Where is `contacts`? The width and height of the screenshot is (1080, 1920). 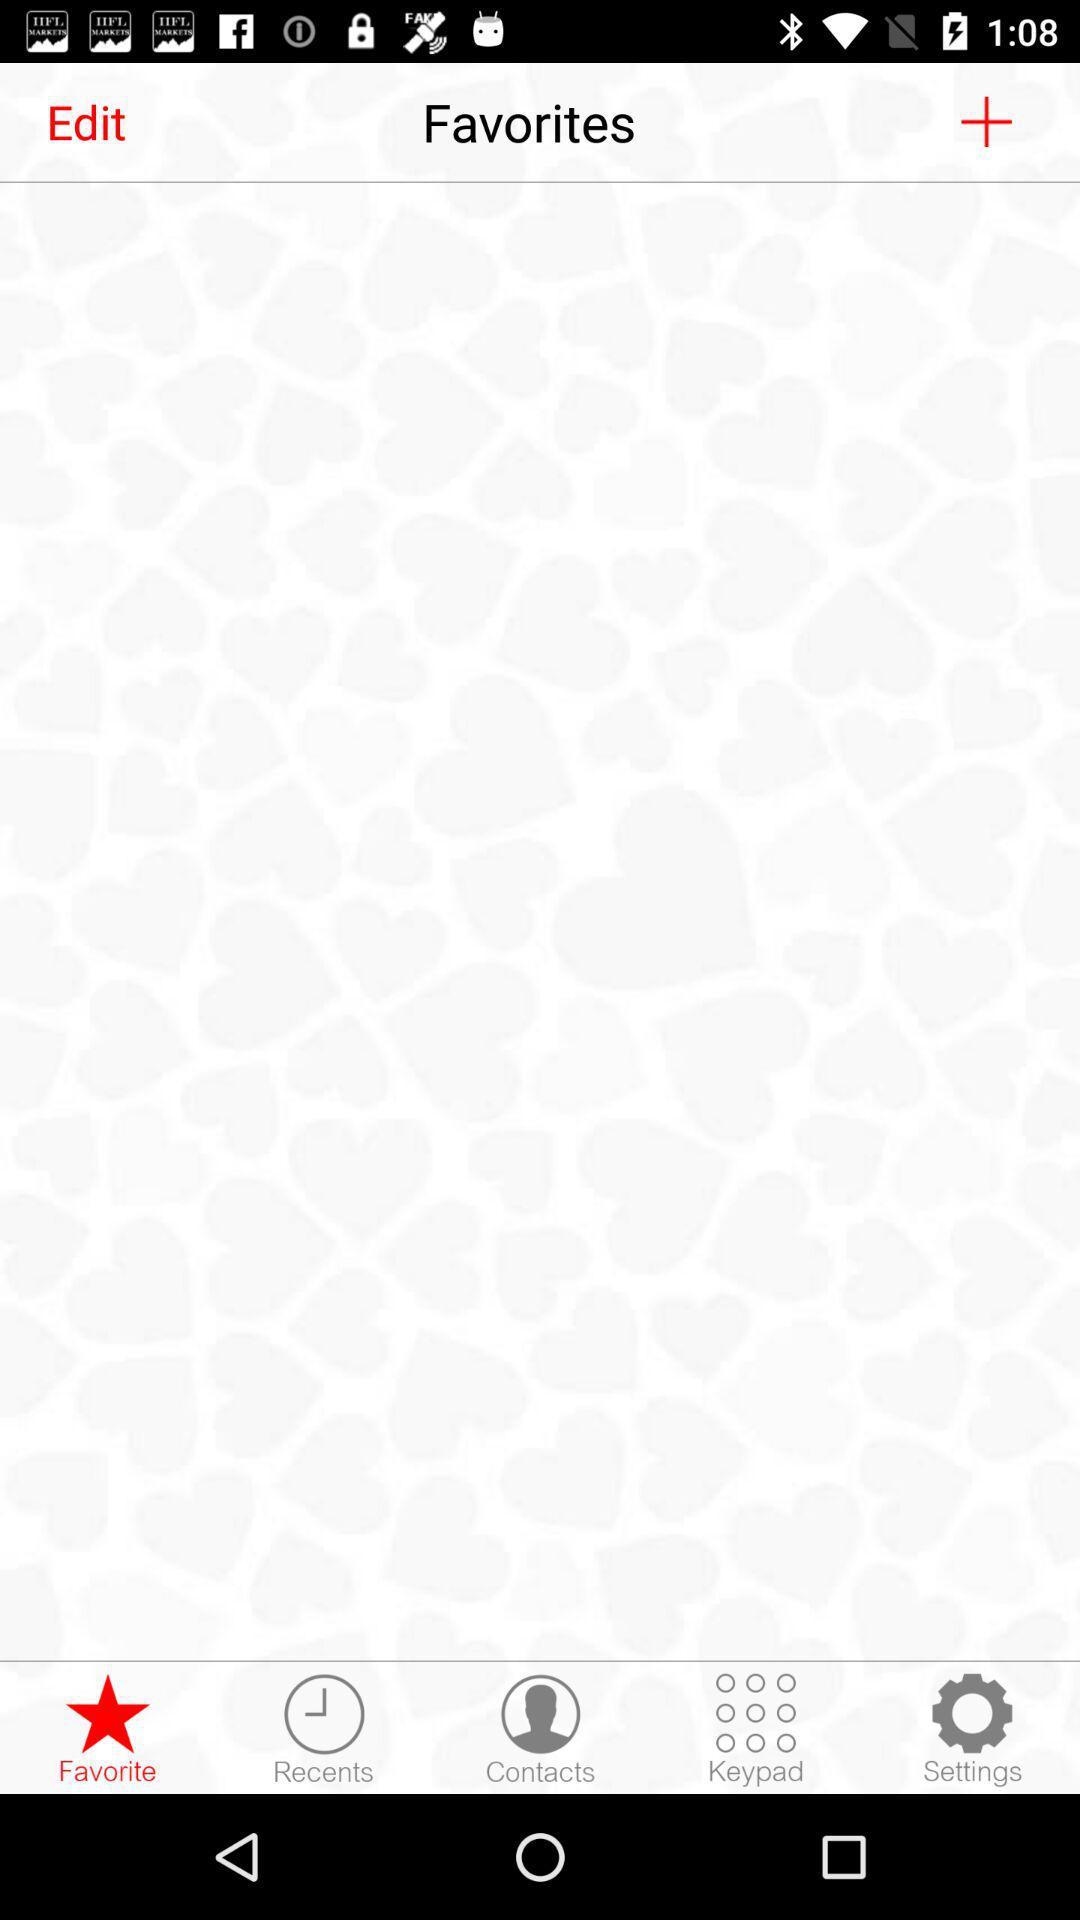
contacts is located at coordinates (540, 1728).